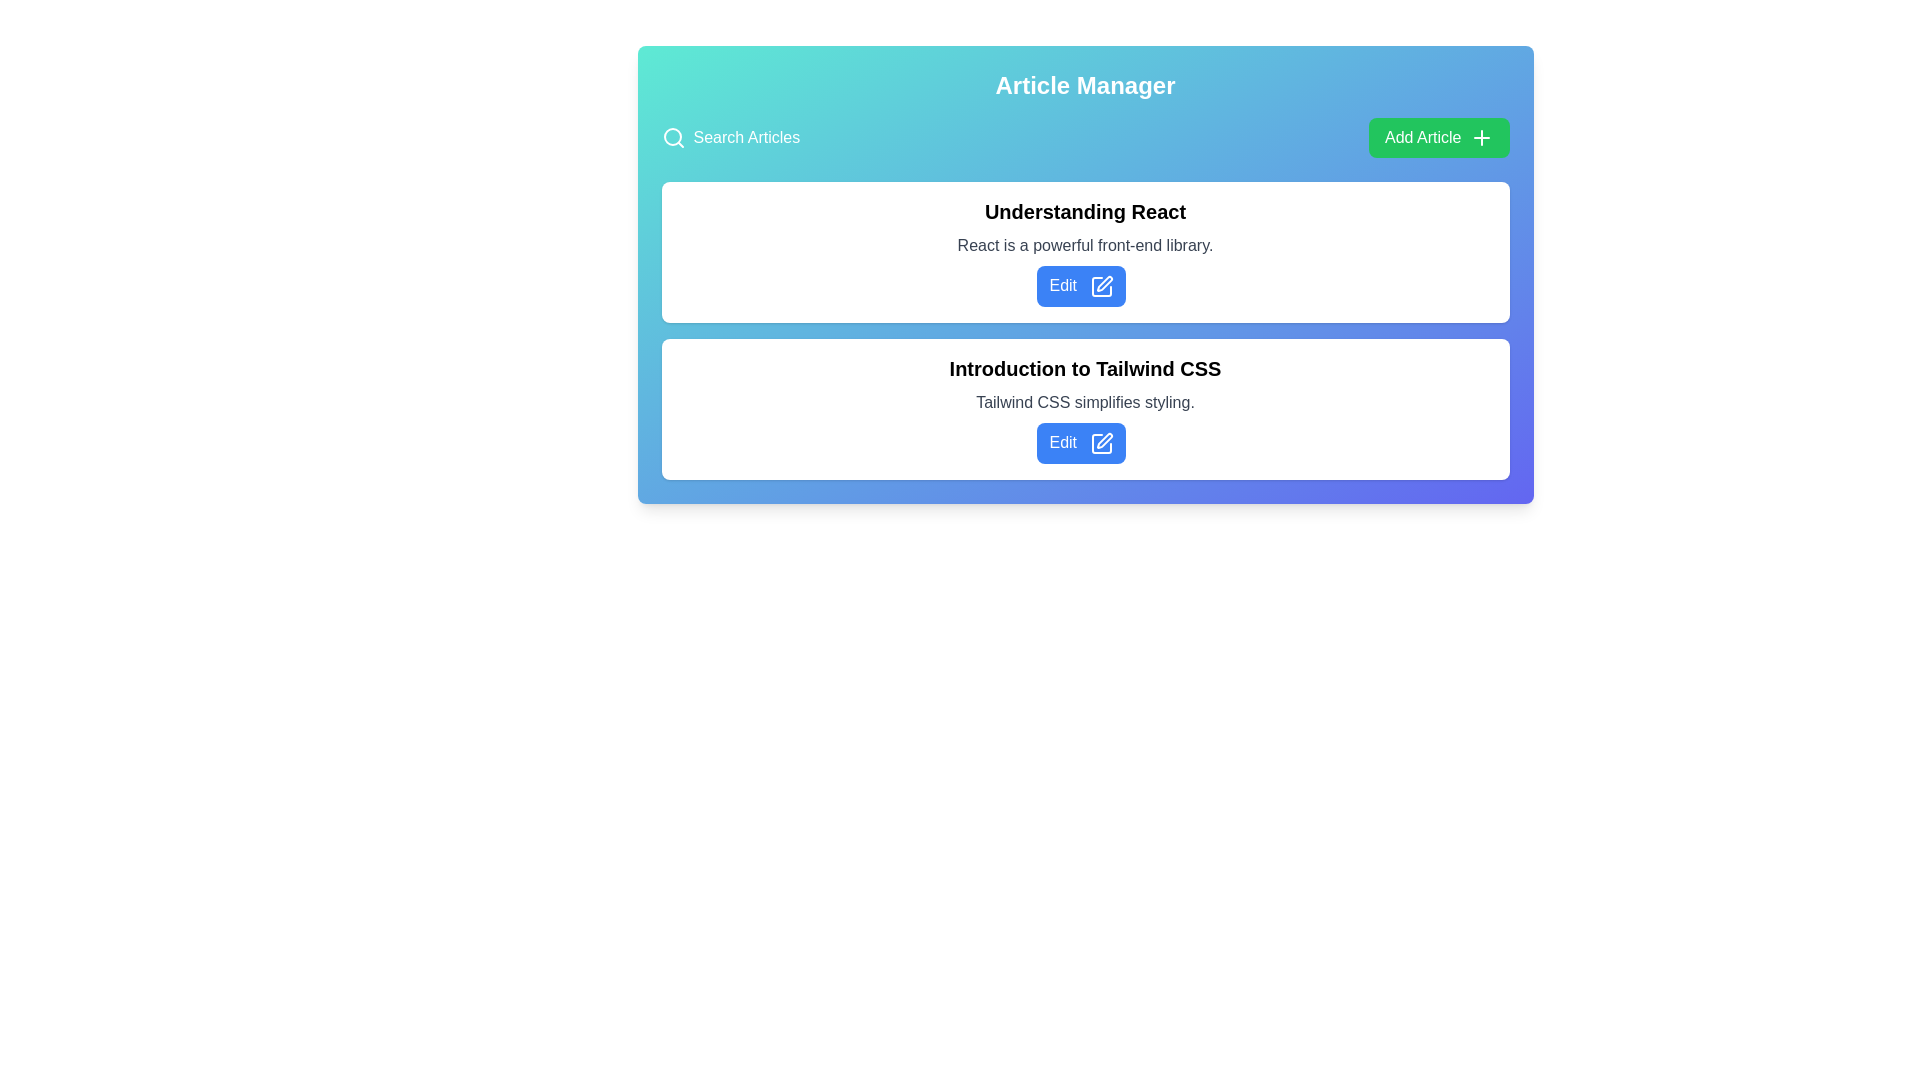  What do you see at coordinates (1100, 286) in the screenshot?
I see `the edit icon resembling a pen inside a square with a blue border and white background, located to the immediate right of the blue 'Edit' button in the second article summary card below the 'Understanding React' card` at bounding box center [1100, 286].